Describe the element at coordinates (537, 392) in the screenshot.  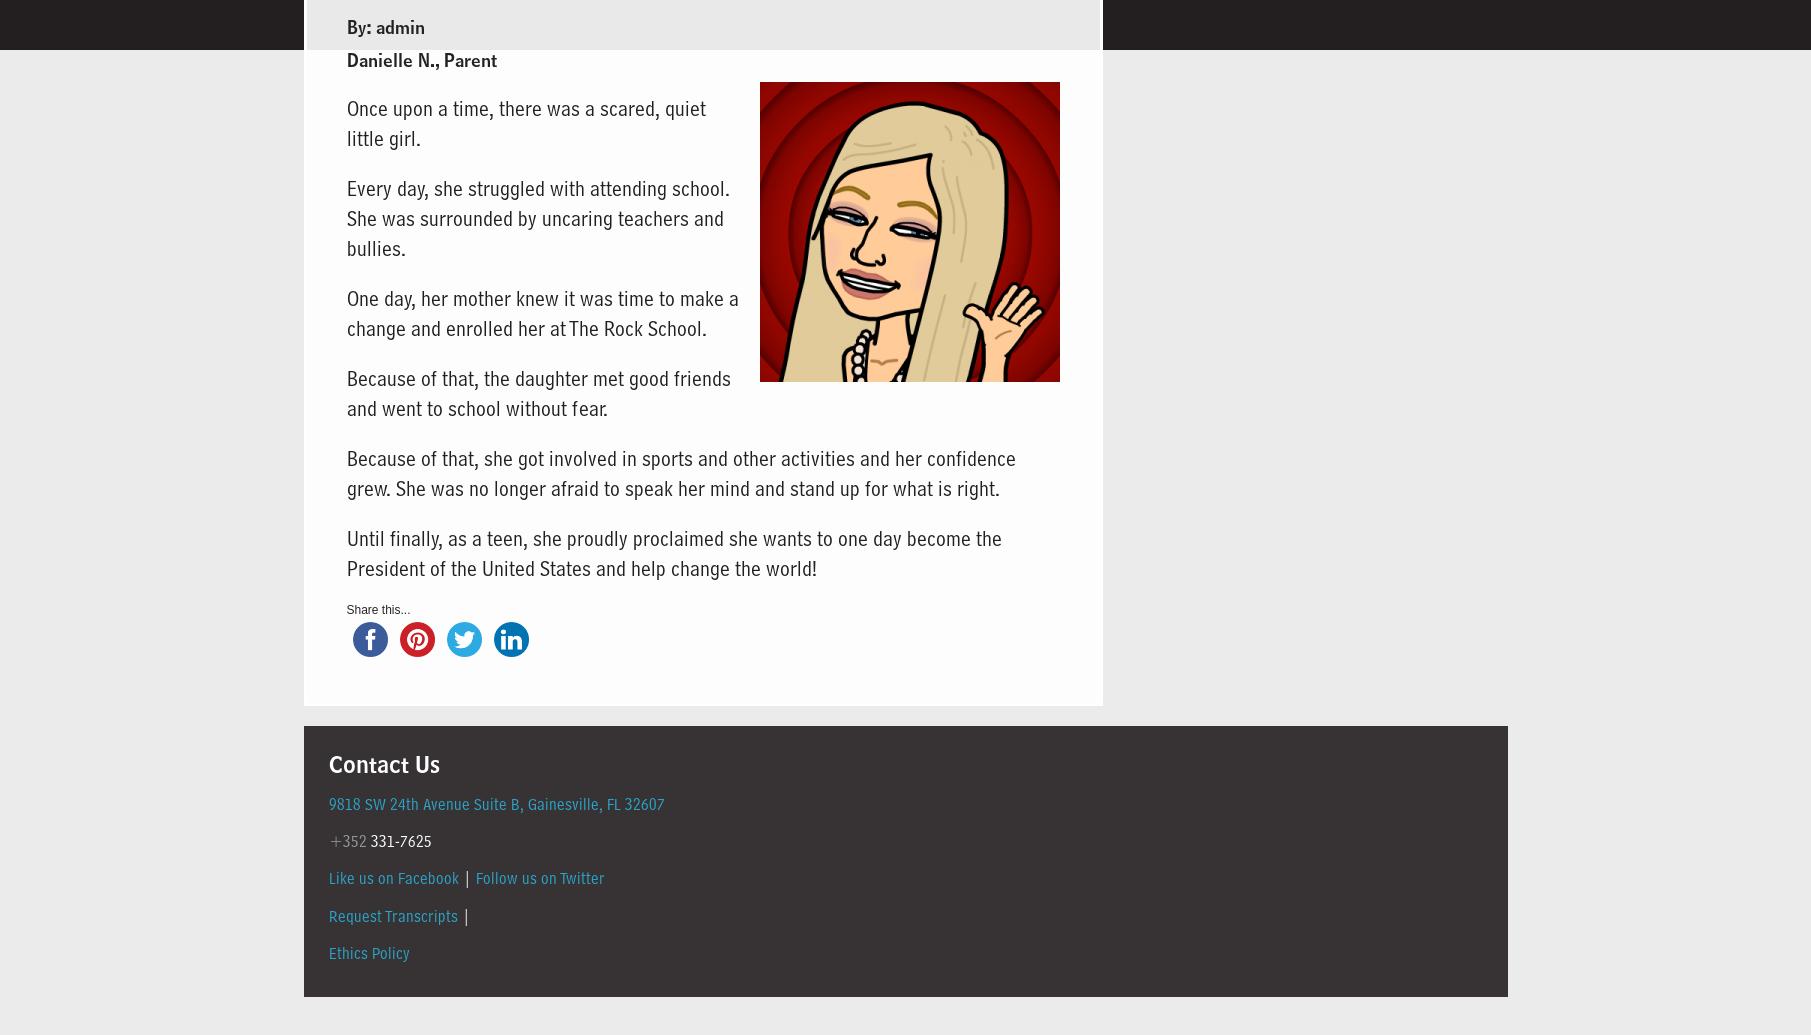
I see `'Because of that, the daughter met good friends and went to school without fear.'` at that location.